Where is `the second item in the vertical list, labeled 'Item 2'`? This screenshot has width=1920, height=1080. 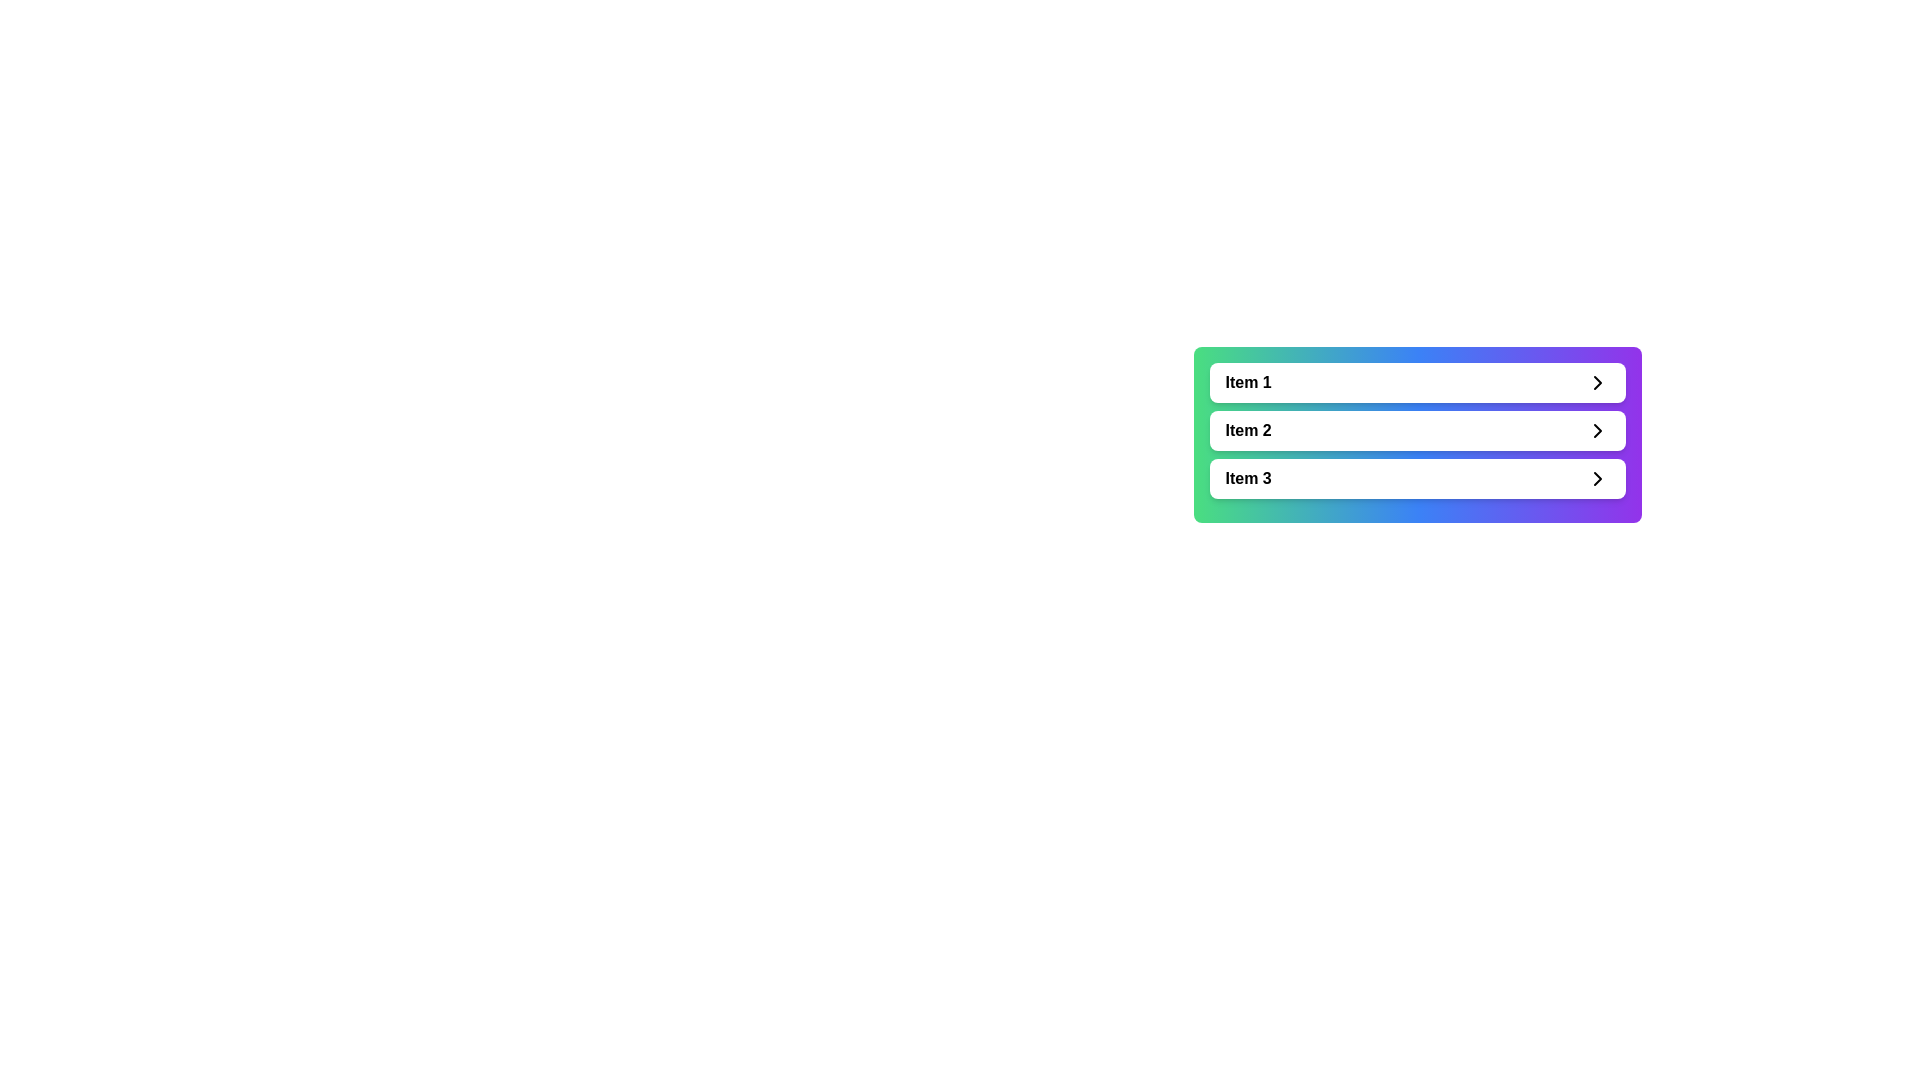 the second item in the vertical list, labeled 'Item 2' is located at coordinates (1416, 430).